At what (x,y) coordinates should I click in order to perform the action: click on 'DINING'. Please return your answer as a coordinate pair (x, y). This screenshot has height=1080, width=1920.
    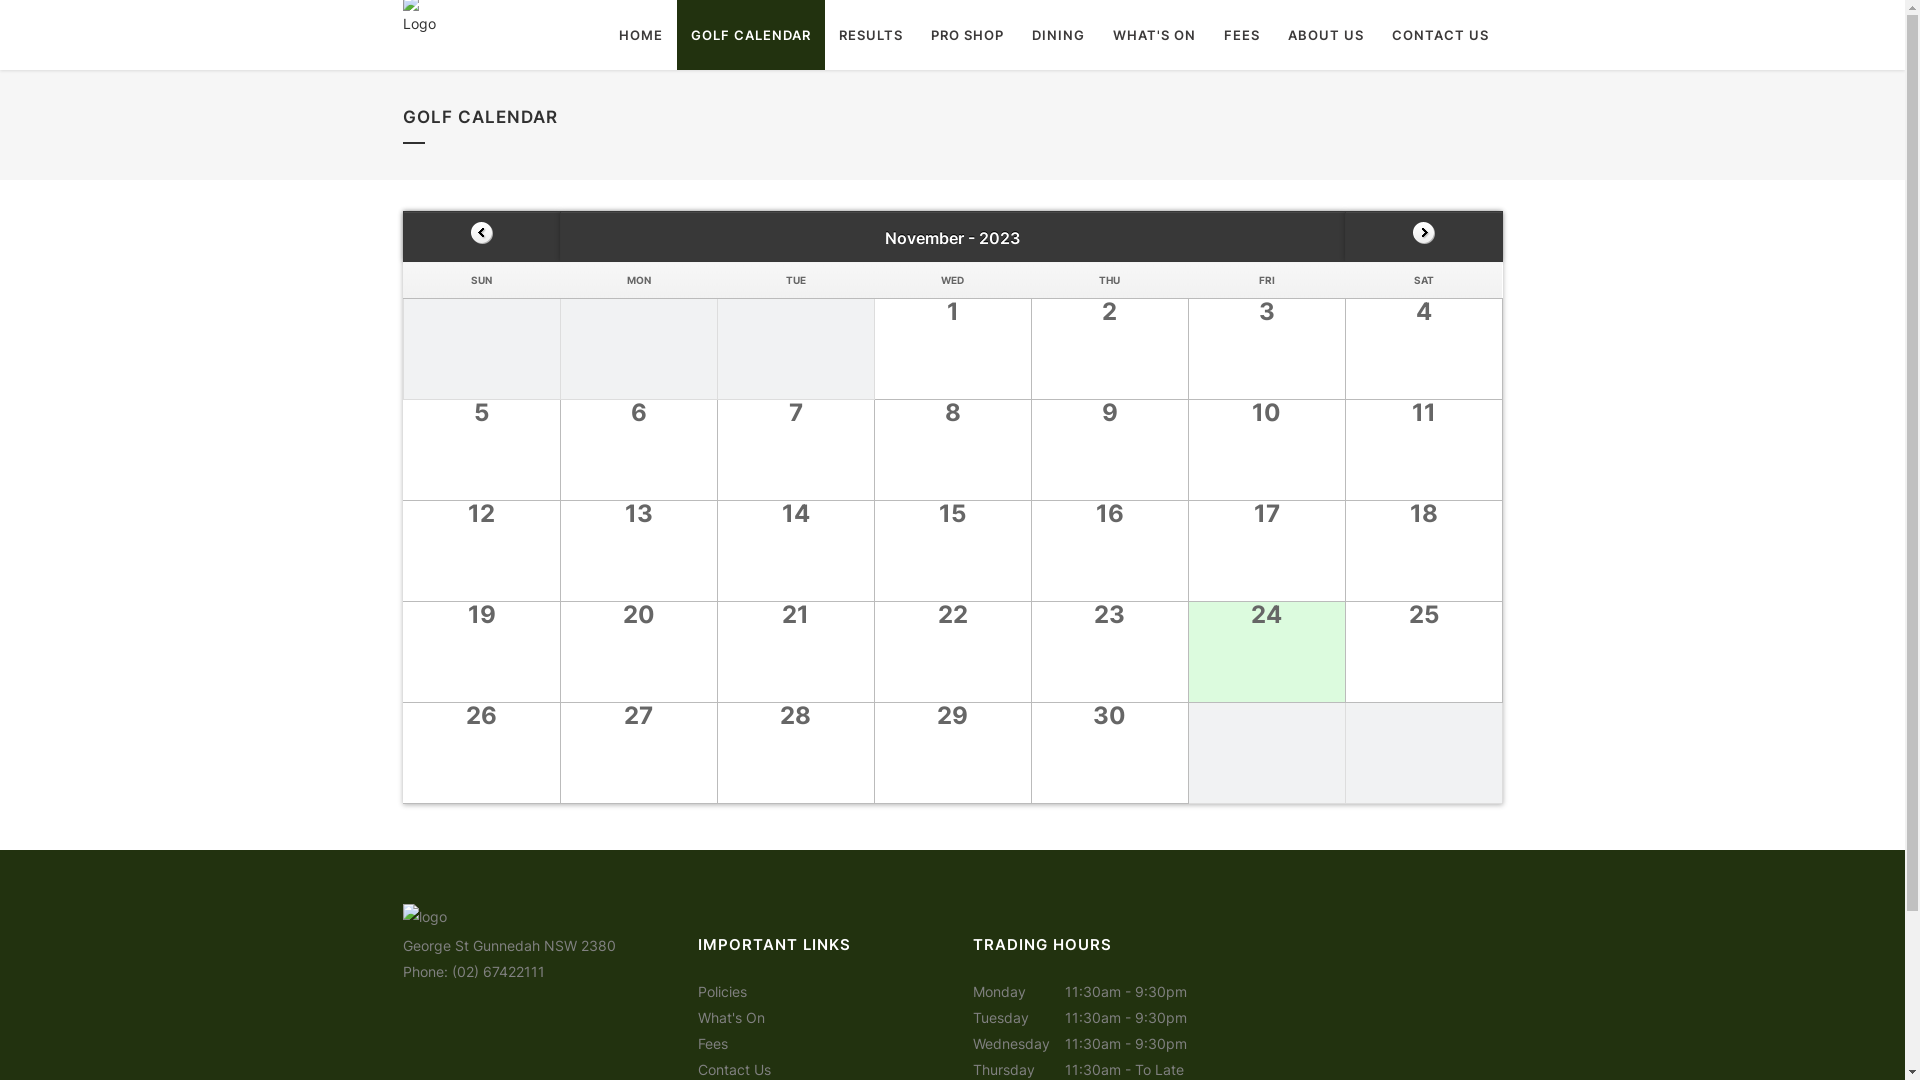
    Looking at the image, I should click on (1057, 34).